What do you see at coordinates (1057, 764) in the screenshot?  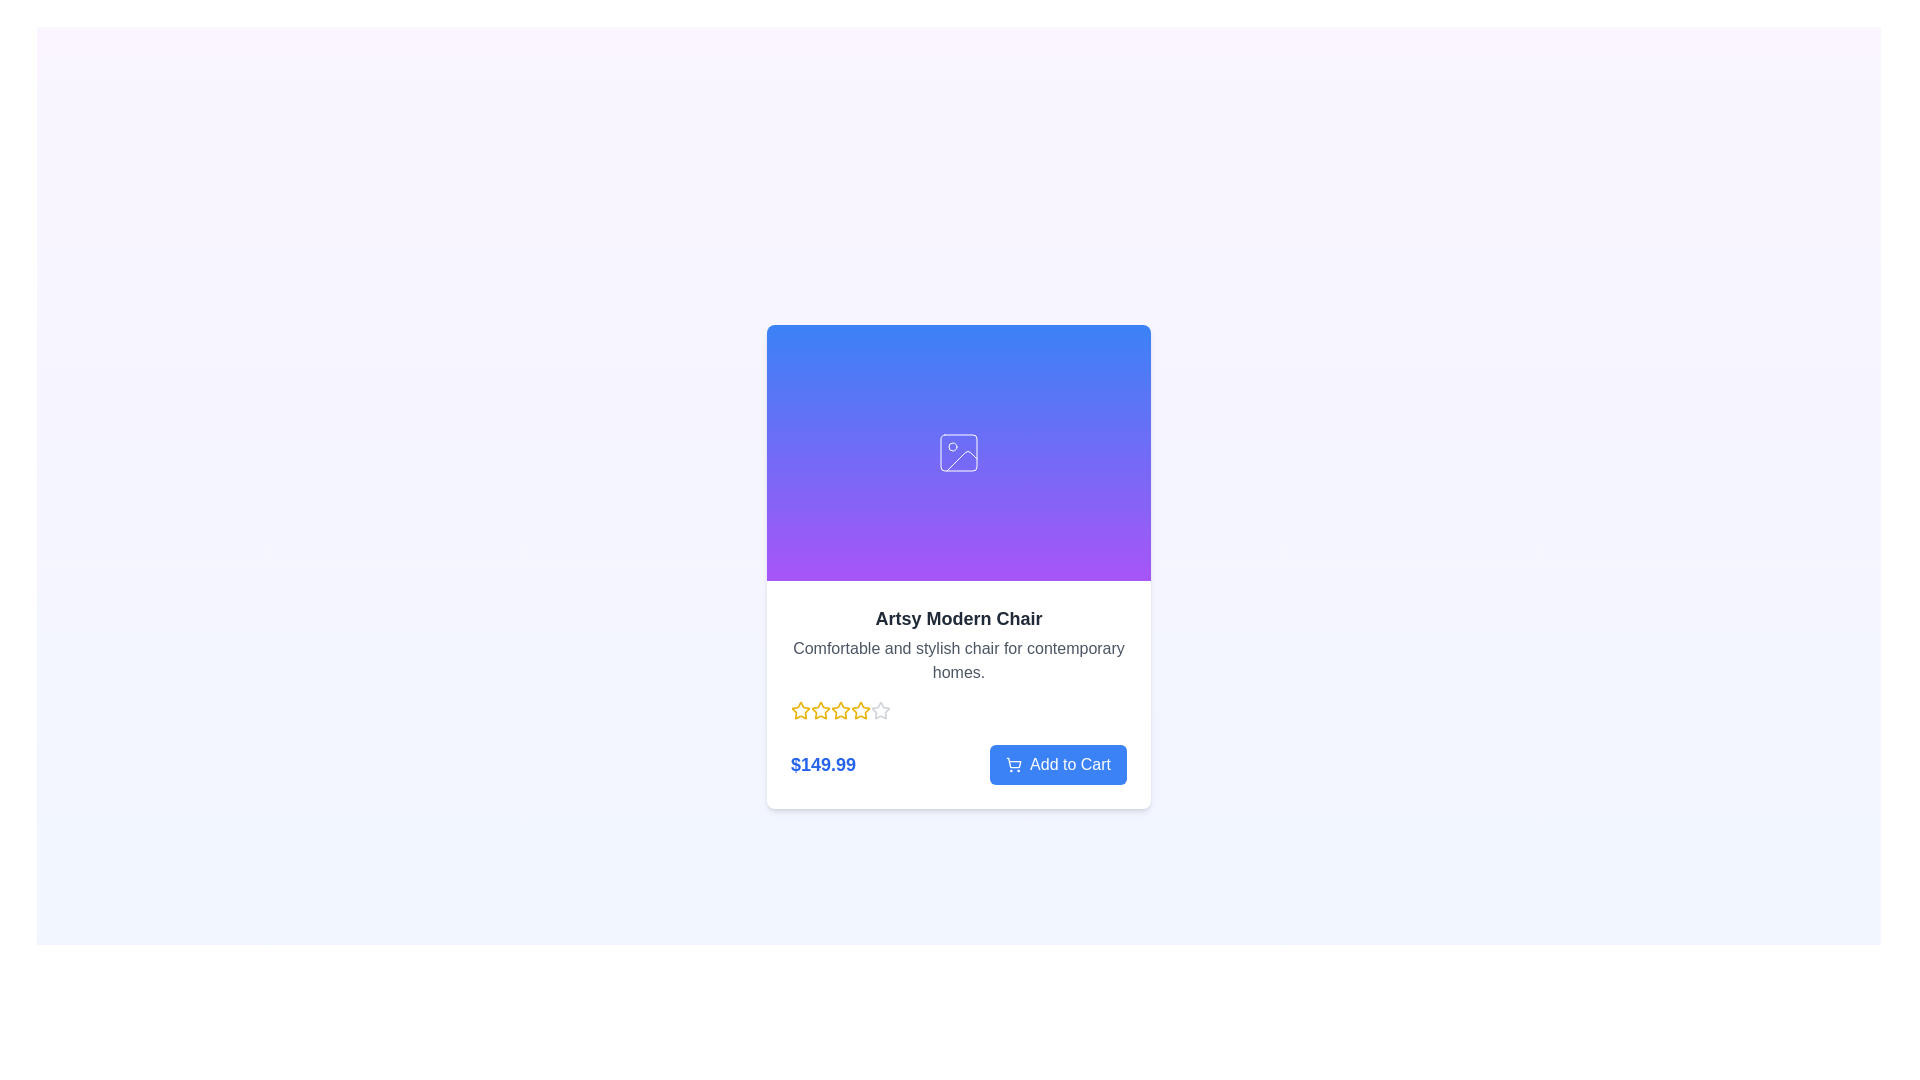 I see `the 'Add to Cart' button, which has a blue background and white text` at bounding box center [1057, 764].